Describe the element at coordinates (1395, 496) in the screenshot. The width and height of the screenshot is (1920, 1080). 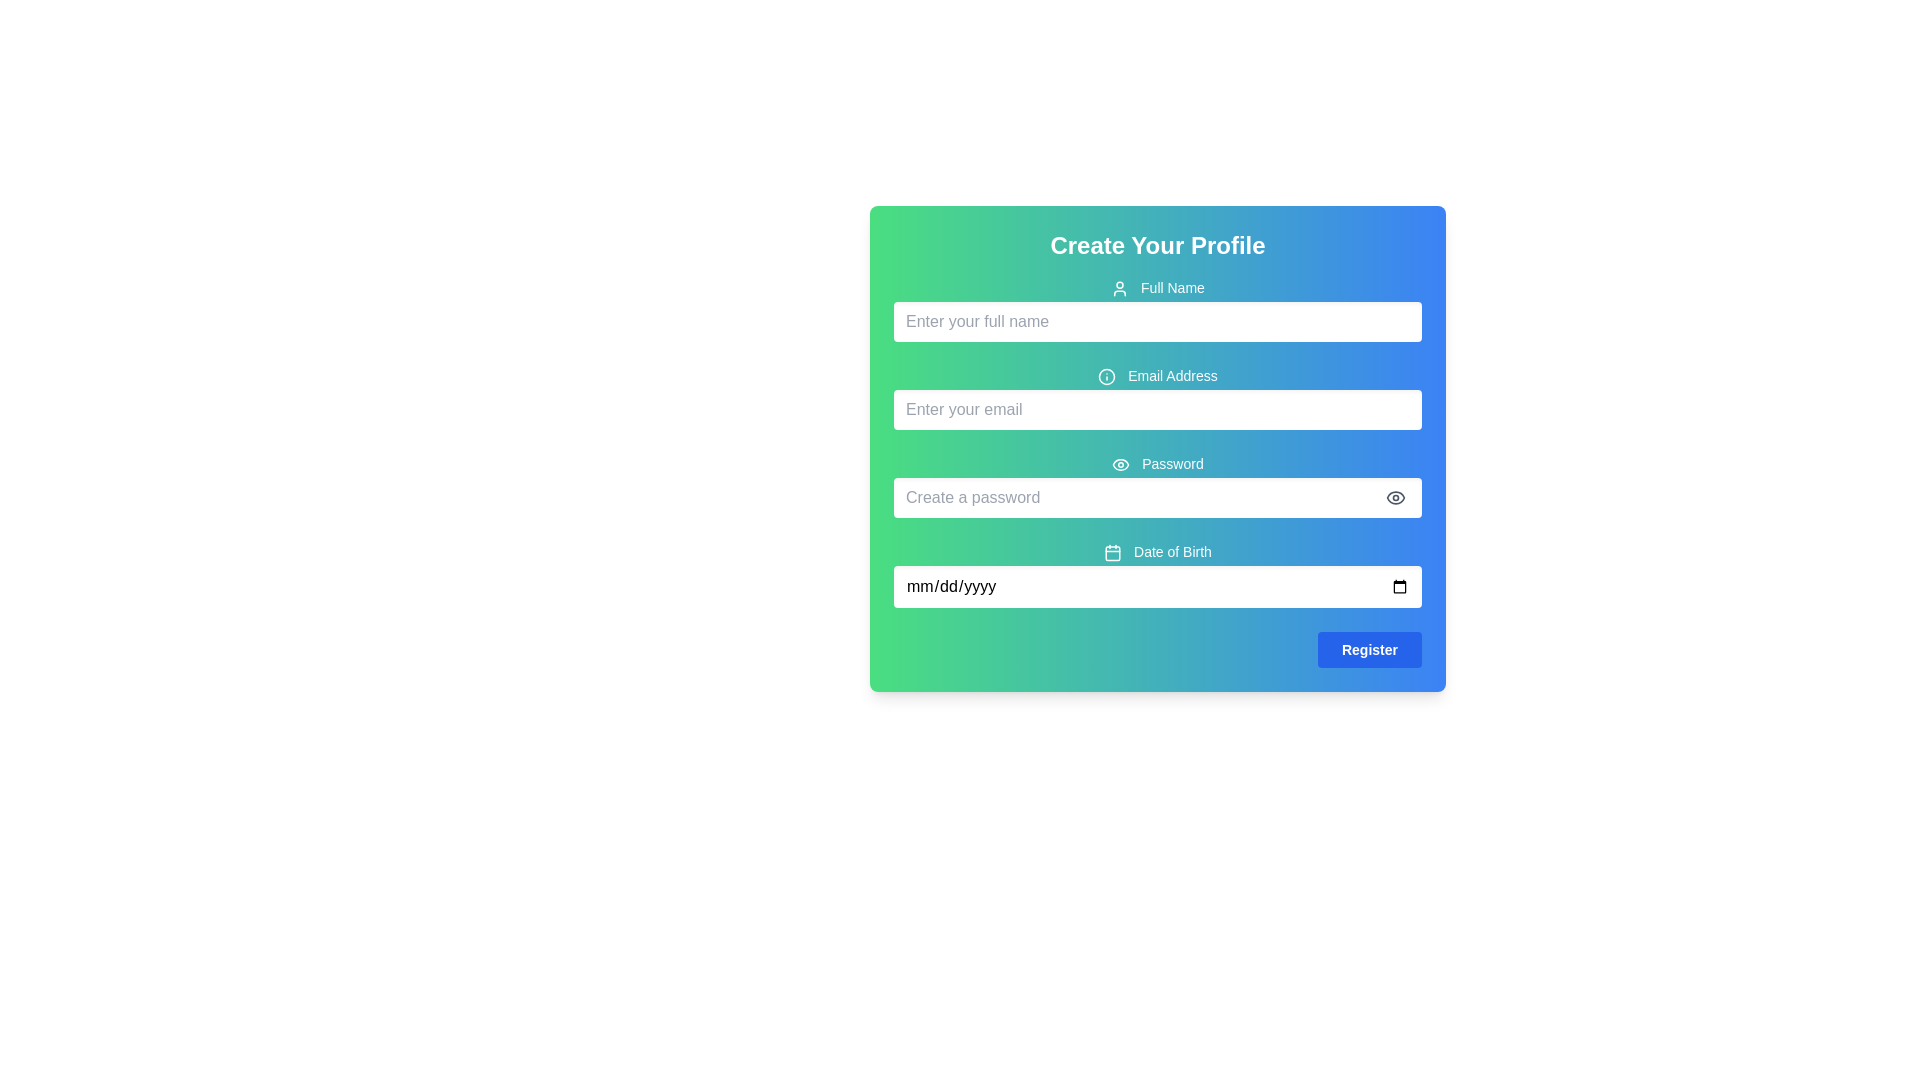
I see `the eye icon located on the right side of the password input field` at that location.